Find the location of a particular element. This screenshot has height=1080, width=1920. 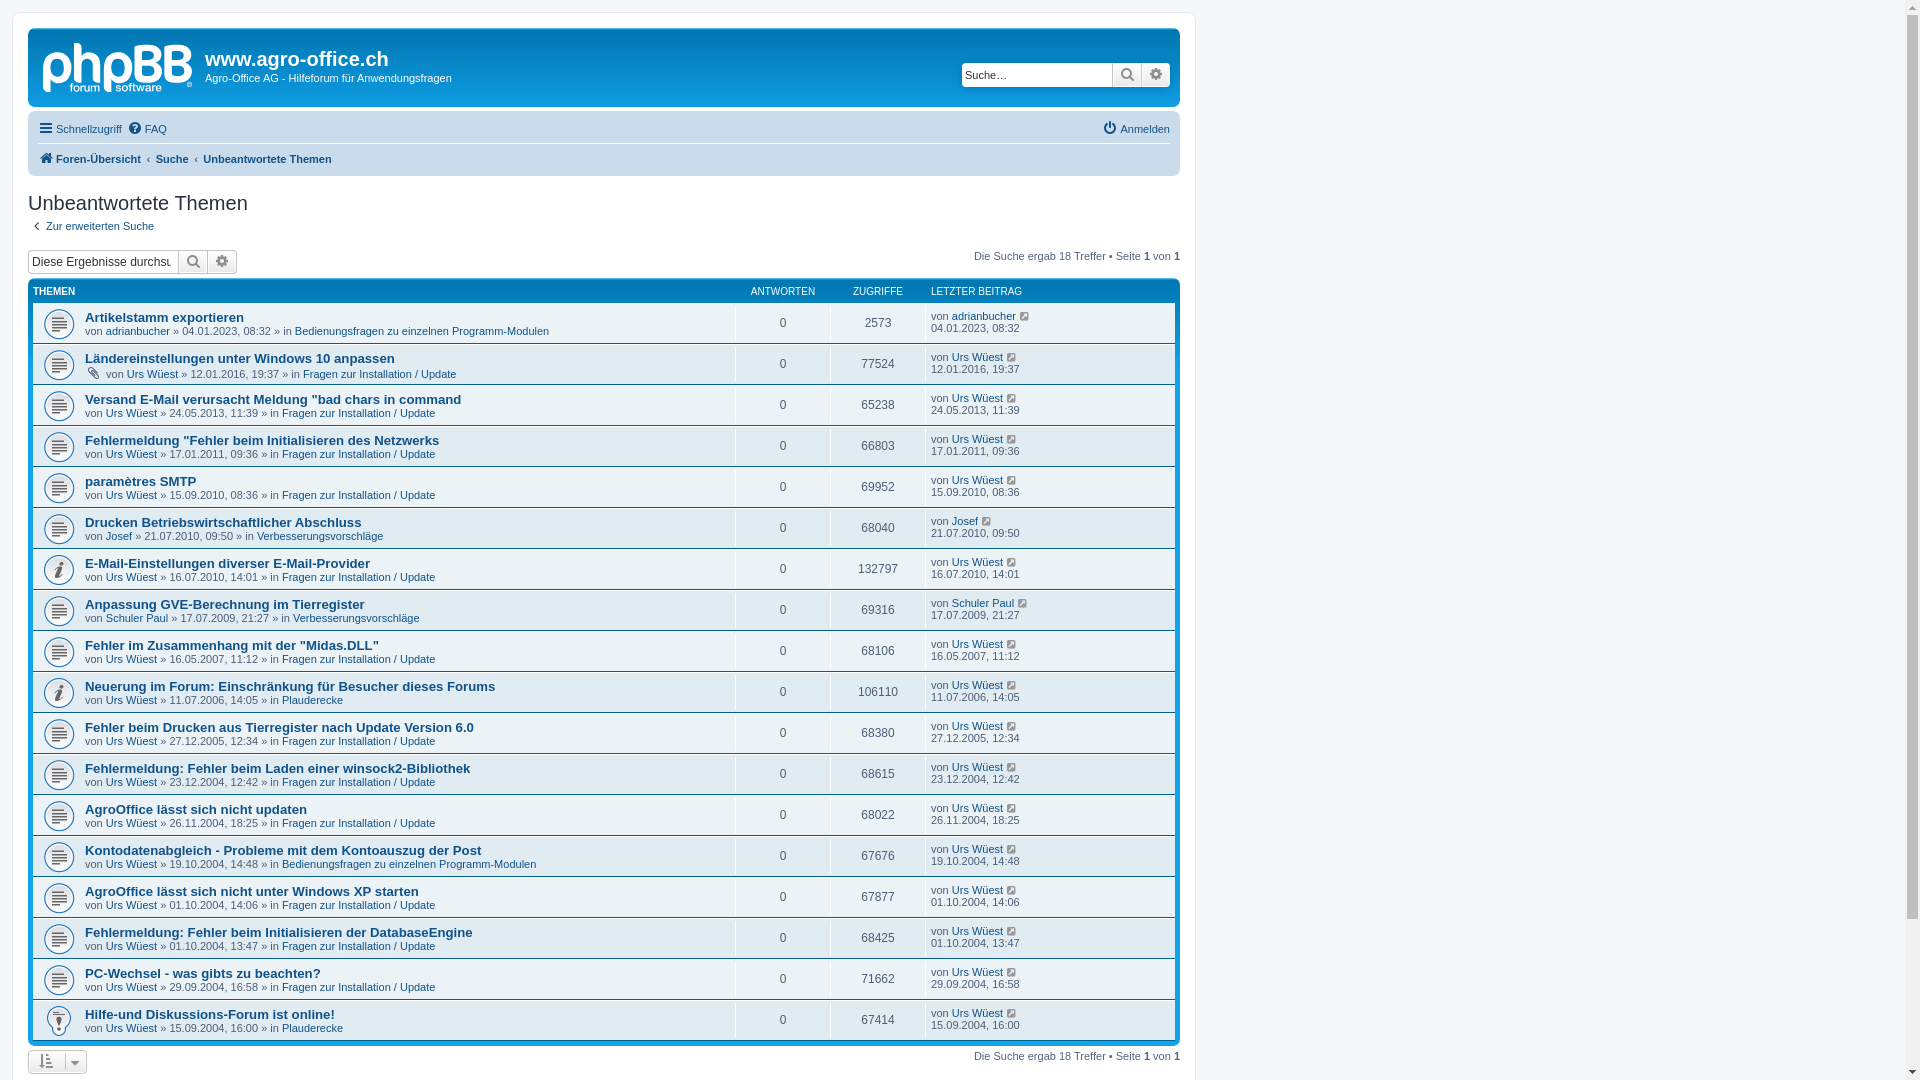

'Versand E-Mail verursacht Meldung "bad chars in command' is located at coordinates (272, 399).